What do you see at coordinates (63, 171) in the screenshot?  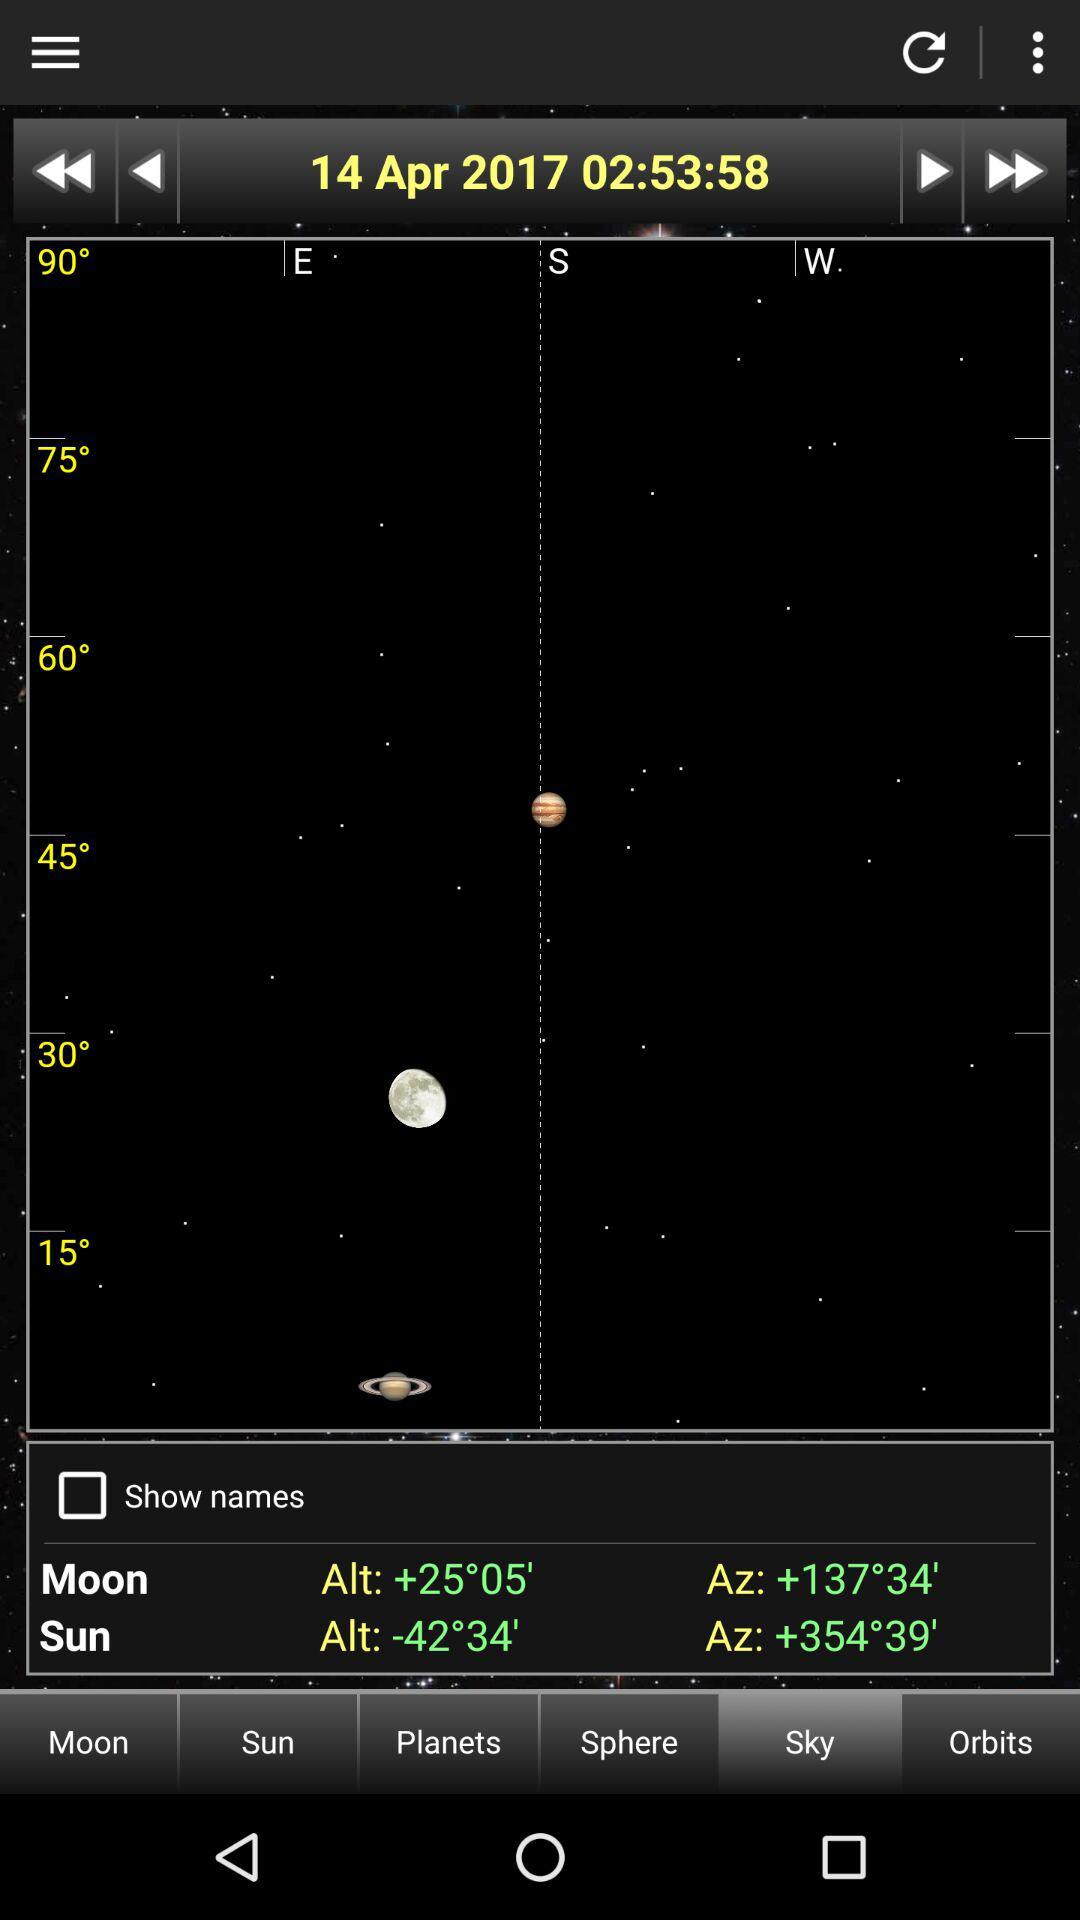 I see `speed up fast rewind` at bounding box center [63, 171].